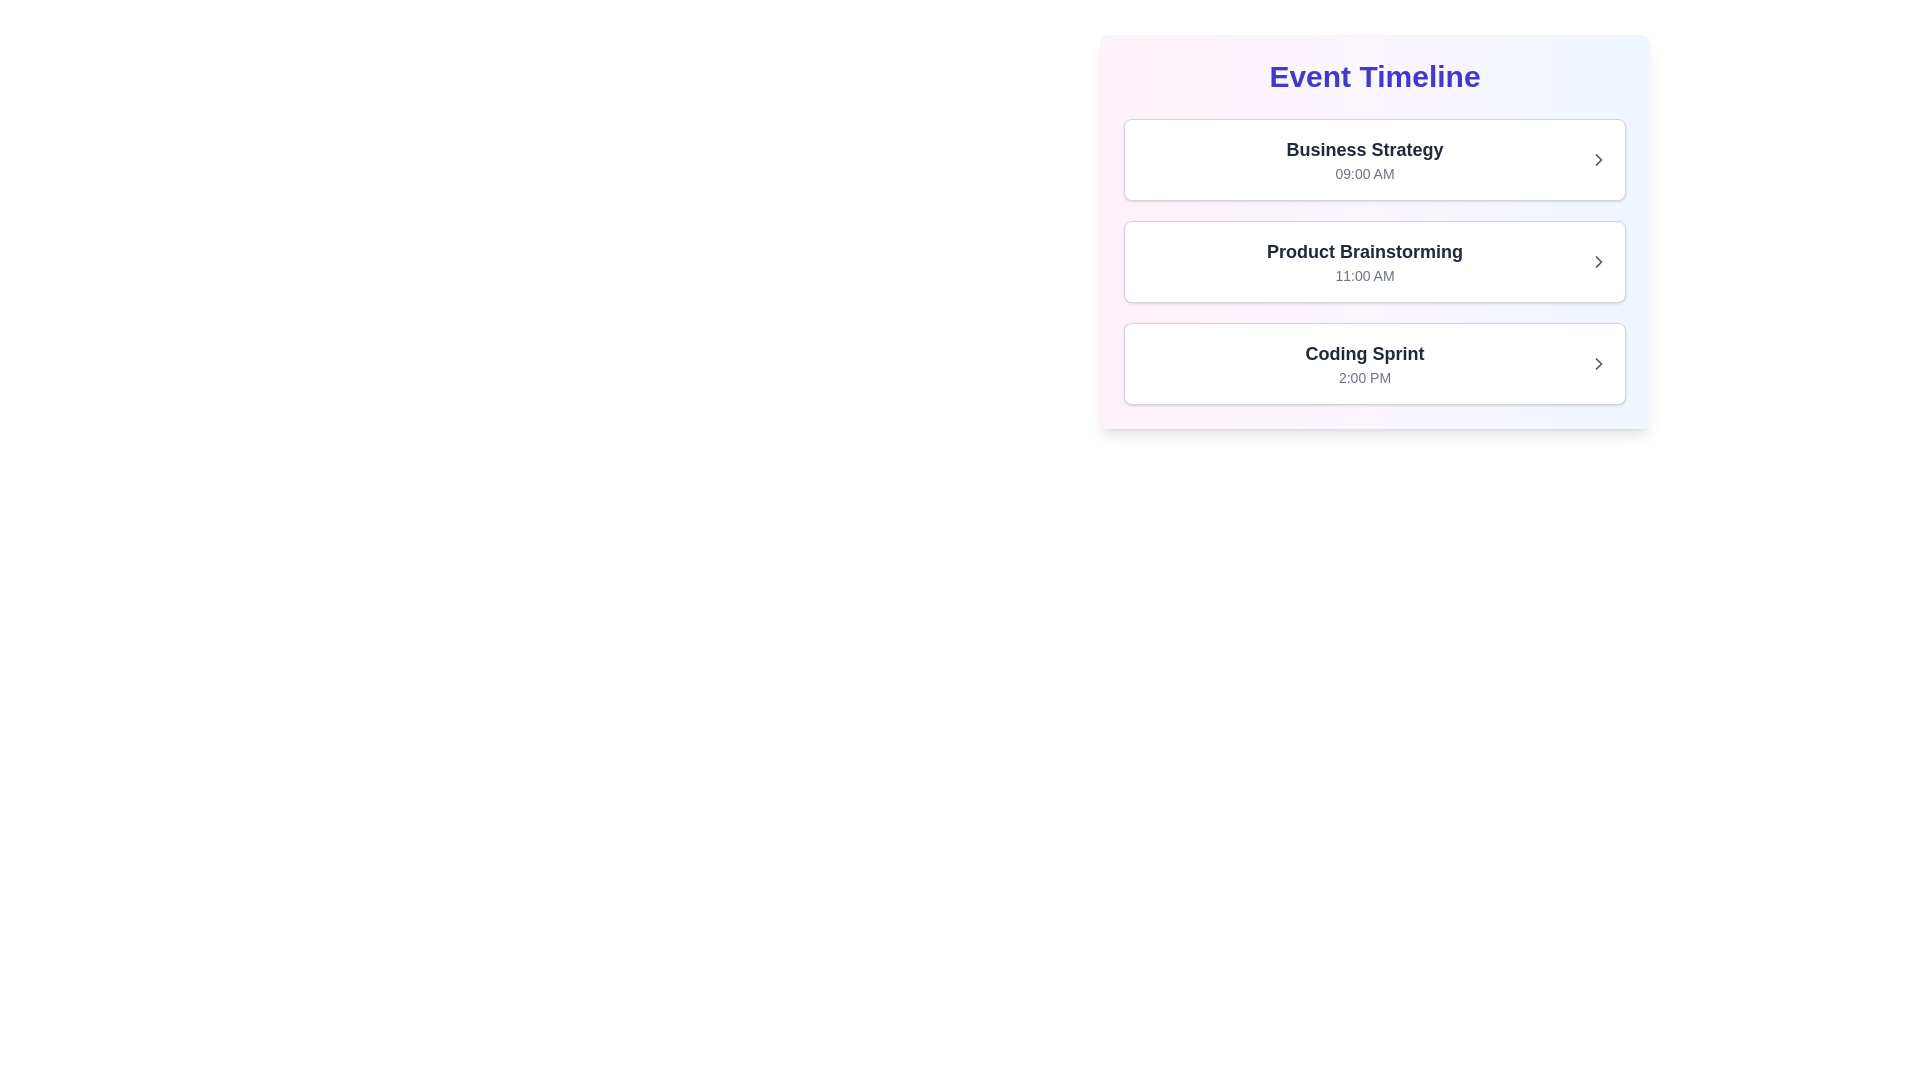  I want to click on on the second list item labeled 'Product Brainstorming' with a time of '11:00 AM', so click(1373, 261).